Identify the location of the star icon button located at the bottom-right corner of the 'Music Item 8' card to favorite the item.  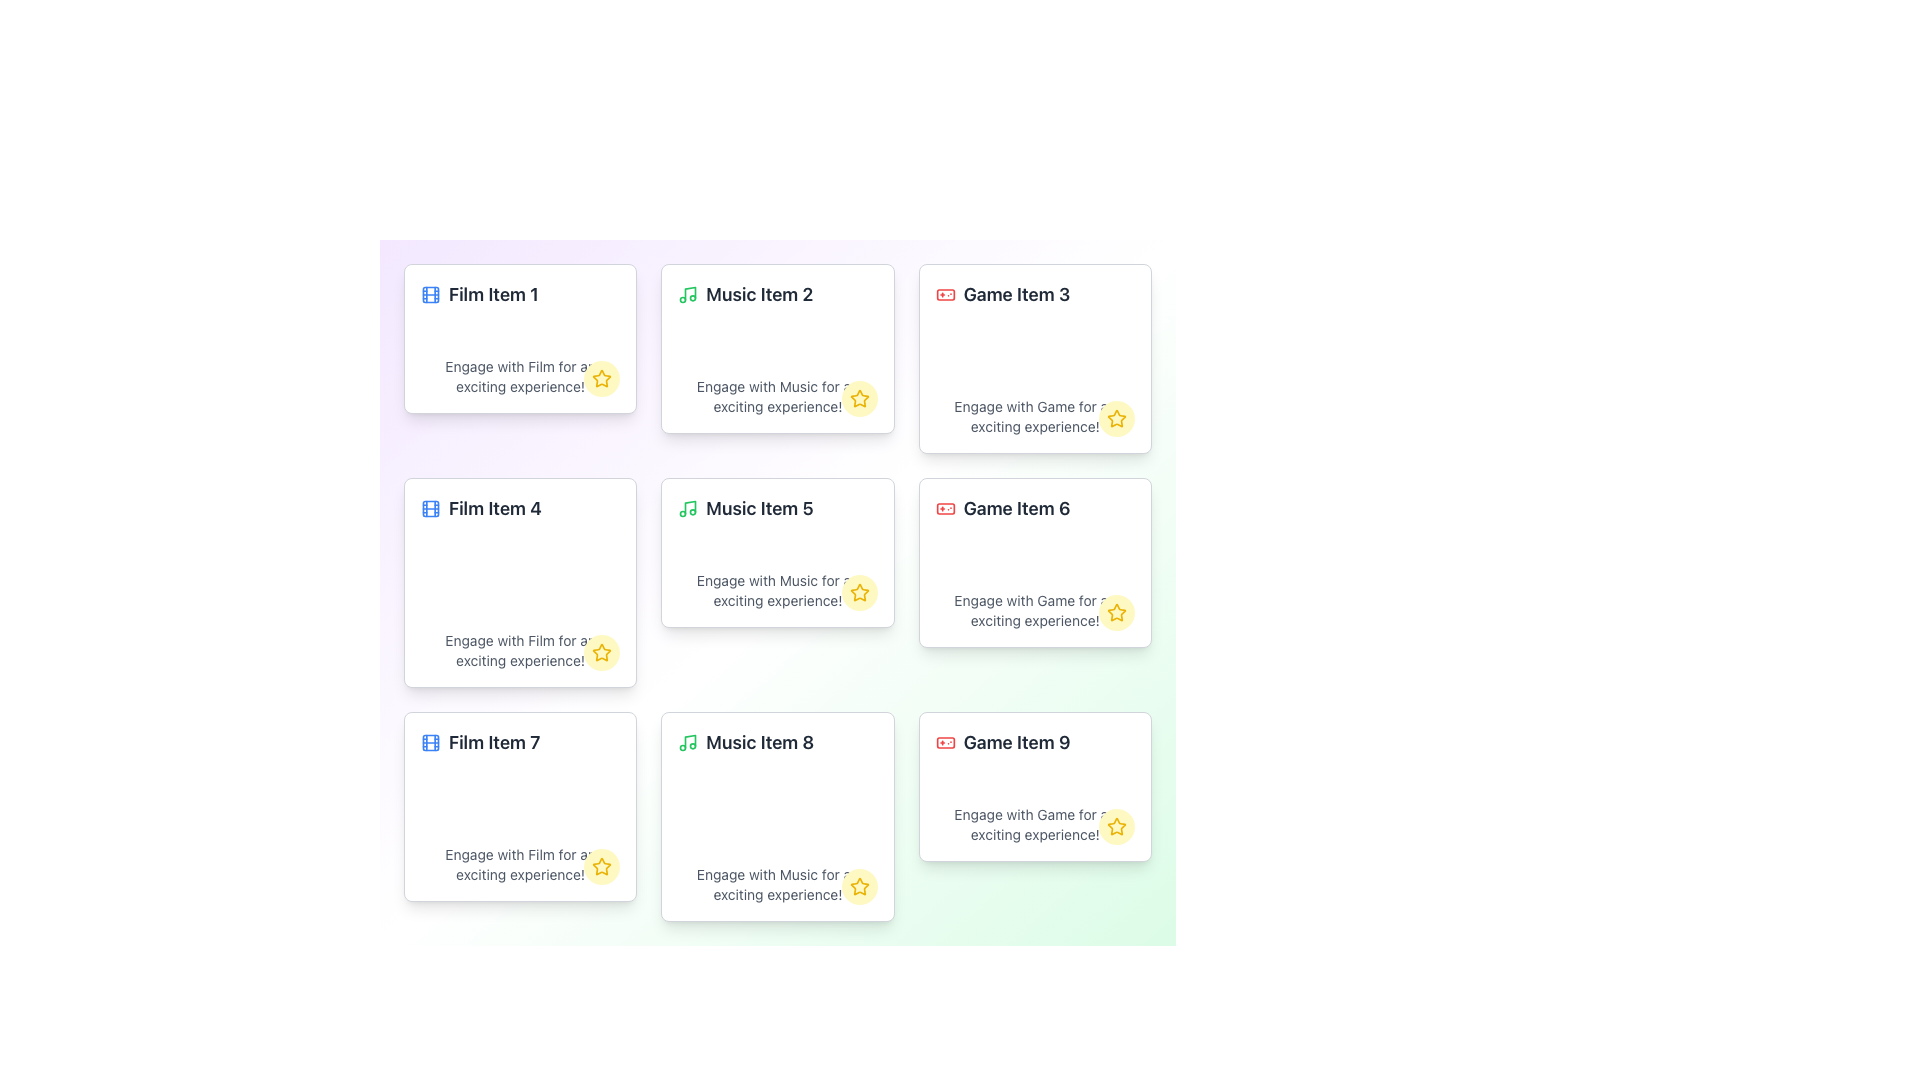
(859, 886).